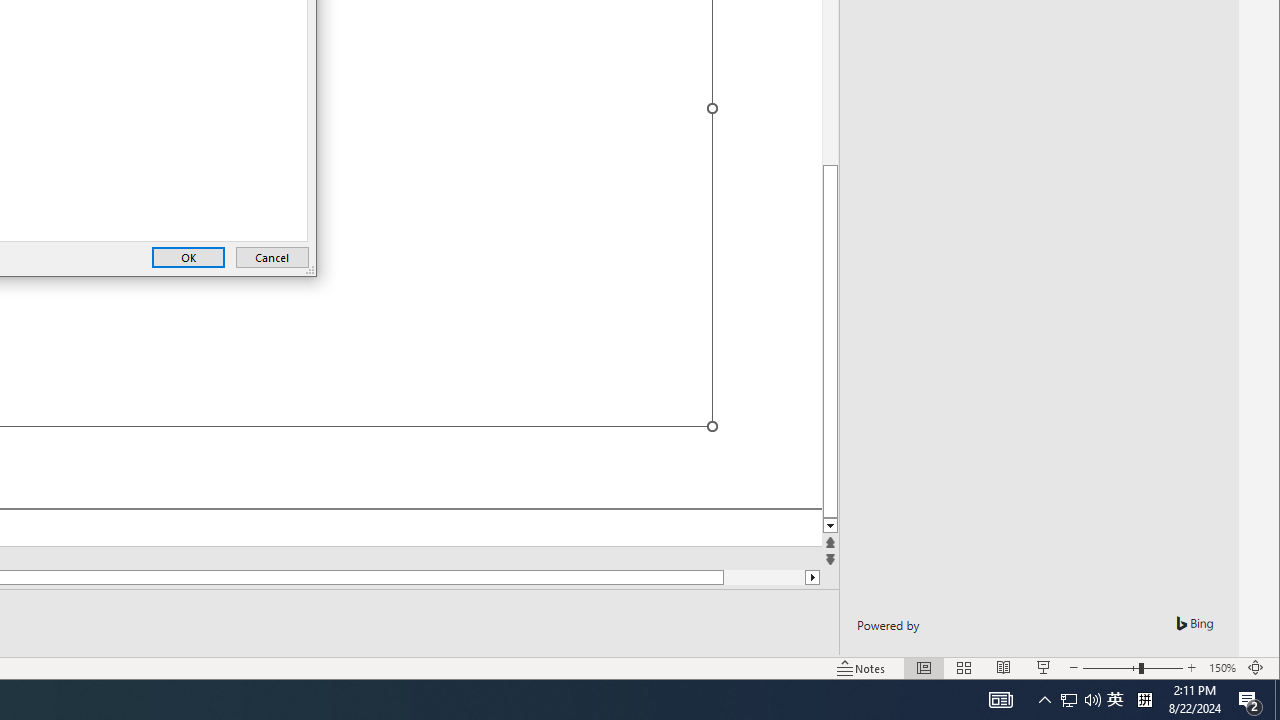  What do you see at coordinates (271, 256) in the screenshot?
I see `'Cancel'` at bounding box center [271, 256].